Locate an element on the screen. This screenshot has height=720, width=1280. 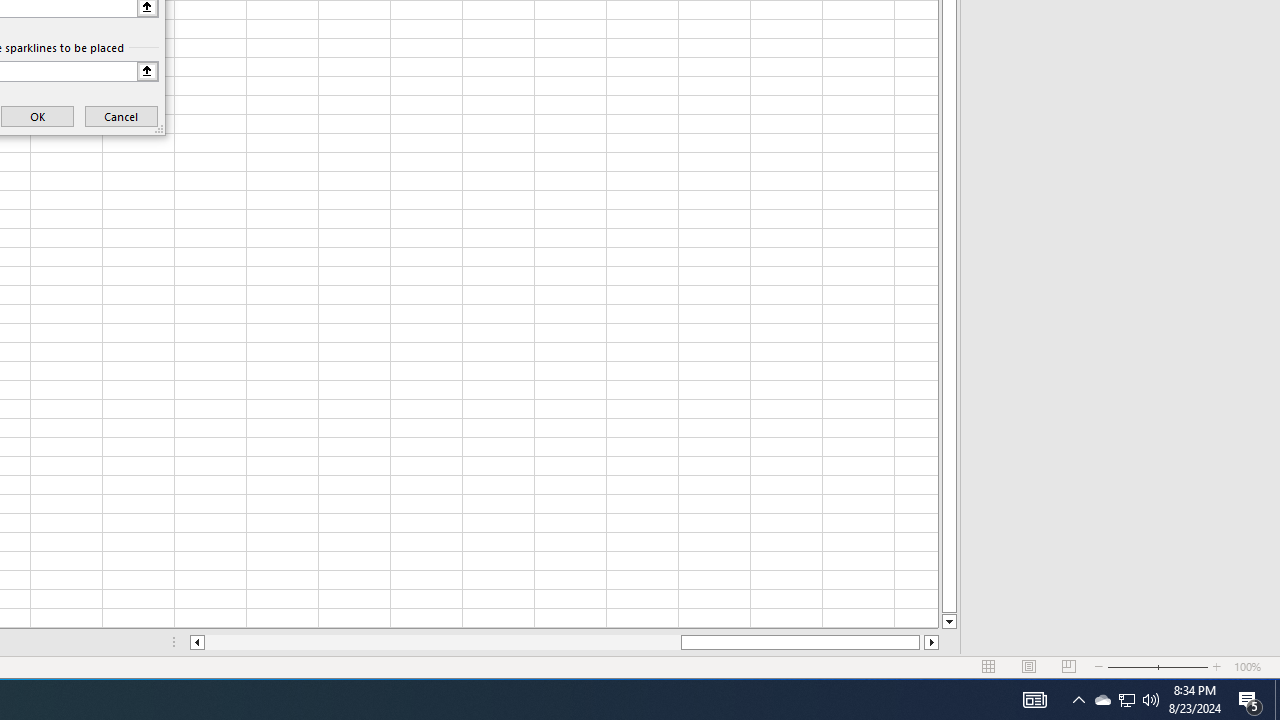
'Page Break Preview' is located at coordinates (1068, 667).